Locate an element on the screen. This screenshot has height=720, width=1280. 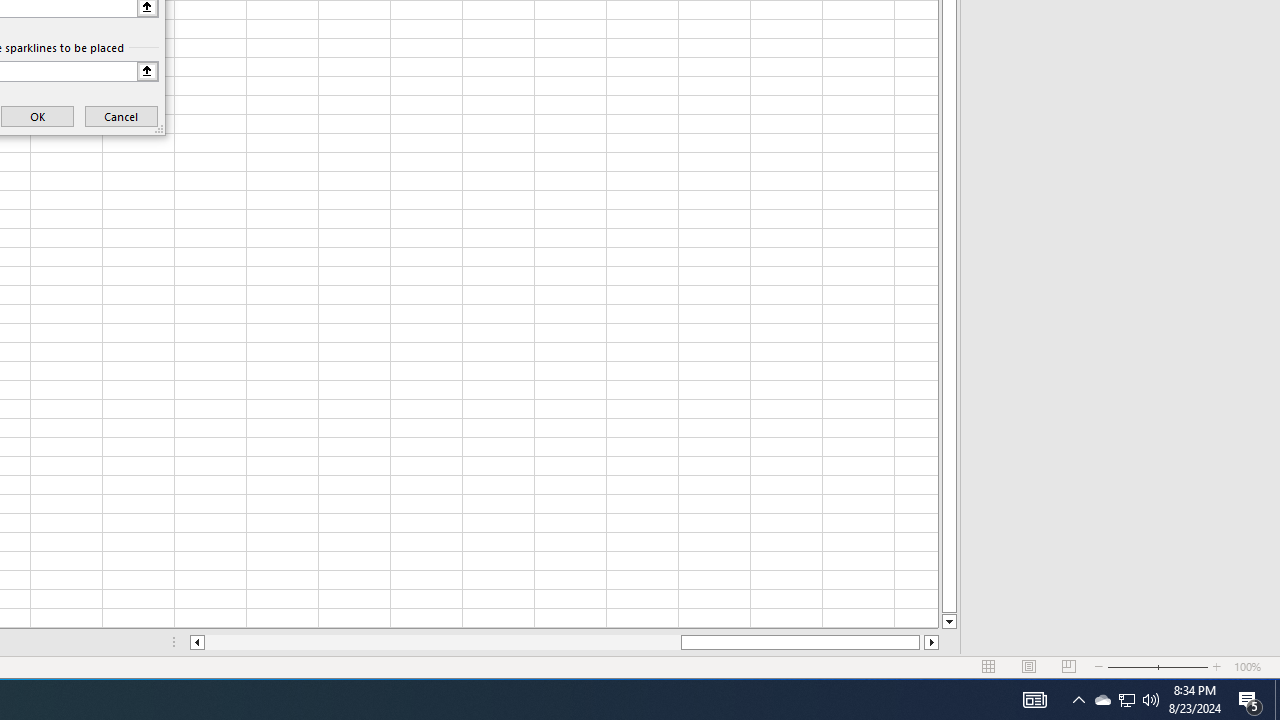
'Page Break Preview' is located at coordinates (1068, 667).